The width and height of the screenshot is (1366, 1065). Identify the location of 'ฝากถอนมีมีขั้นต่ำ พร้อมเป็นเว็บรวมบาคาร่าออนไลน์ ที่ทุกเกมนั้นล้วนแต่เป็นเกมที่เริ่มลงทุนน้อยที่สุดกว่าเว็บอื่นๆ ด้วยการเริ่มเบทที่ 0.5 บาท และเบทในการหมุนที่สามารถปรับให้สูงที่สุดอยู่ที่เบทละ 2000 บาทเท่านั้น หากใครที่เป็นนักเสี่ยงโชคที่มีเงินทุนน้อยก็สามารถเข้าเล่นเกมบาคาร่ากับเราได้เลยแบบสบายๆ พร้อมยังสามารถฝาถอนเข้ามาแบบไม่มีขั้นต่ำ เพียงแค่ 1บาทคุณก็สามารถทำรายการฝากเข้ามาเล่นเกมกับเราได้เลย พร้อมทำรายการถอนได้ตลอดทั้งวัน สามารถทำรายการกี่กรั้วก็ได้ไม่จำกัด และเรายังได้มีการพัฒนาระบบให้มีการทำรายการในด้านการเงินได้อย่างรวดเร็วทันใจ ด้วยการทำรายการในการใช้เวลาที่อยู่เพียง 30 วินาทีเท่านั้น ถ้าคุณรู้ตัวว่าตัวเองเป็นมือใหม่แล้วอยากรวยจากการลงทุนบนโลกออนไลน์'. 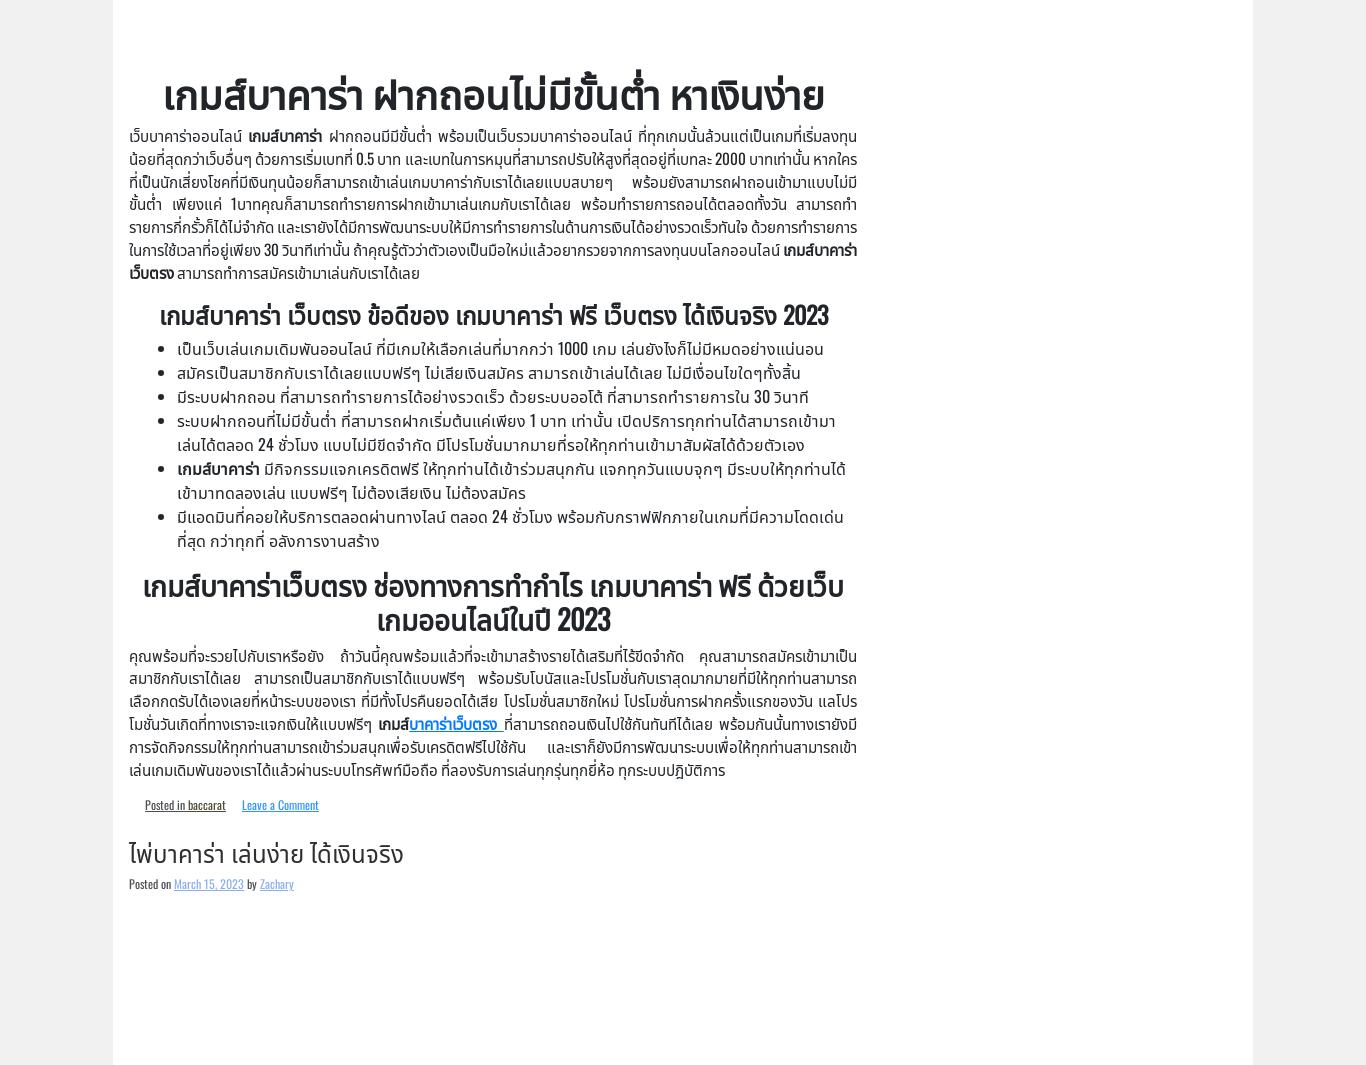
(492, 191).